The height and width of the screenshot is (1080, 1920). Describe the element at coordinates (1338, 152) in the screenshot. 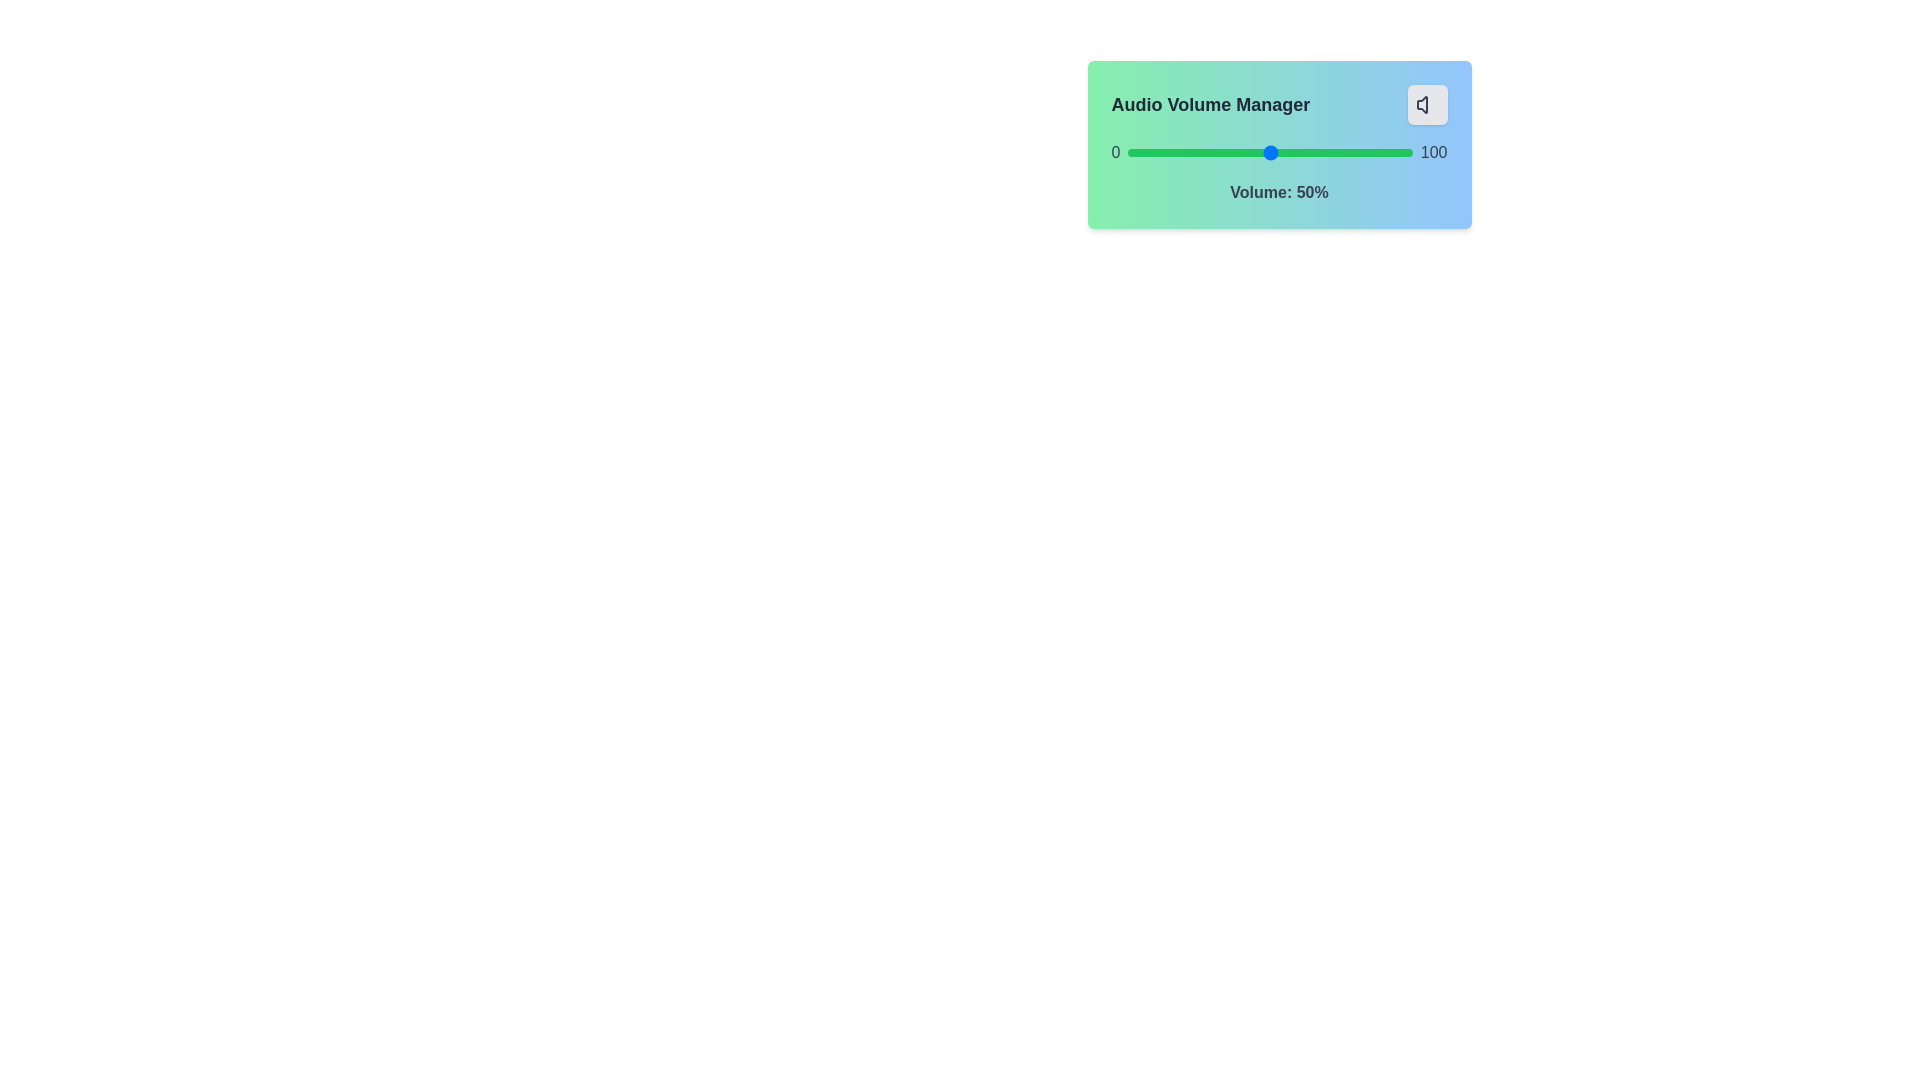

I see `the slider` at that location.